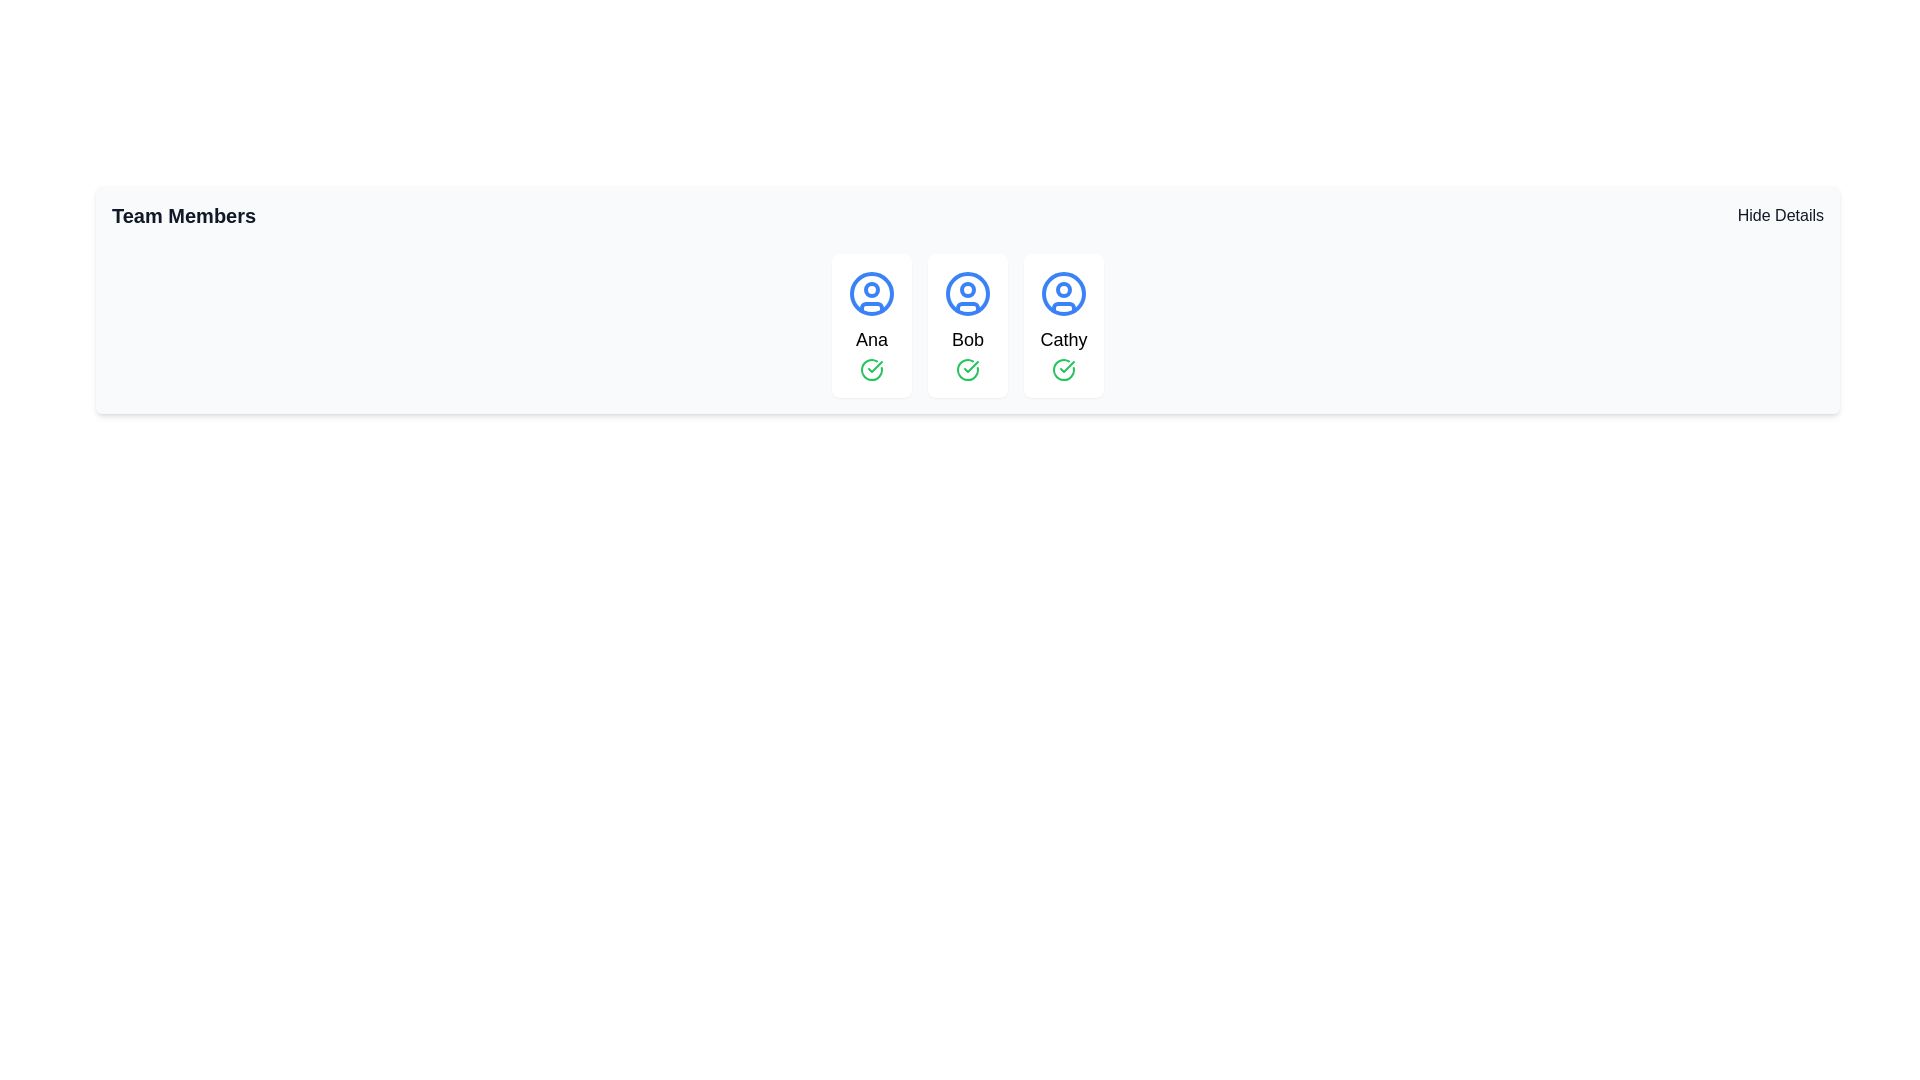 This screenshot has height=1080, width=1920. What do you see at coordinates (872, 293) in the screenshot?
I see `the circular user icon with a blue stroke representing 'Ana'` at bounding box center [872, 293].